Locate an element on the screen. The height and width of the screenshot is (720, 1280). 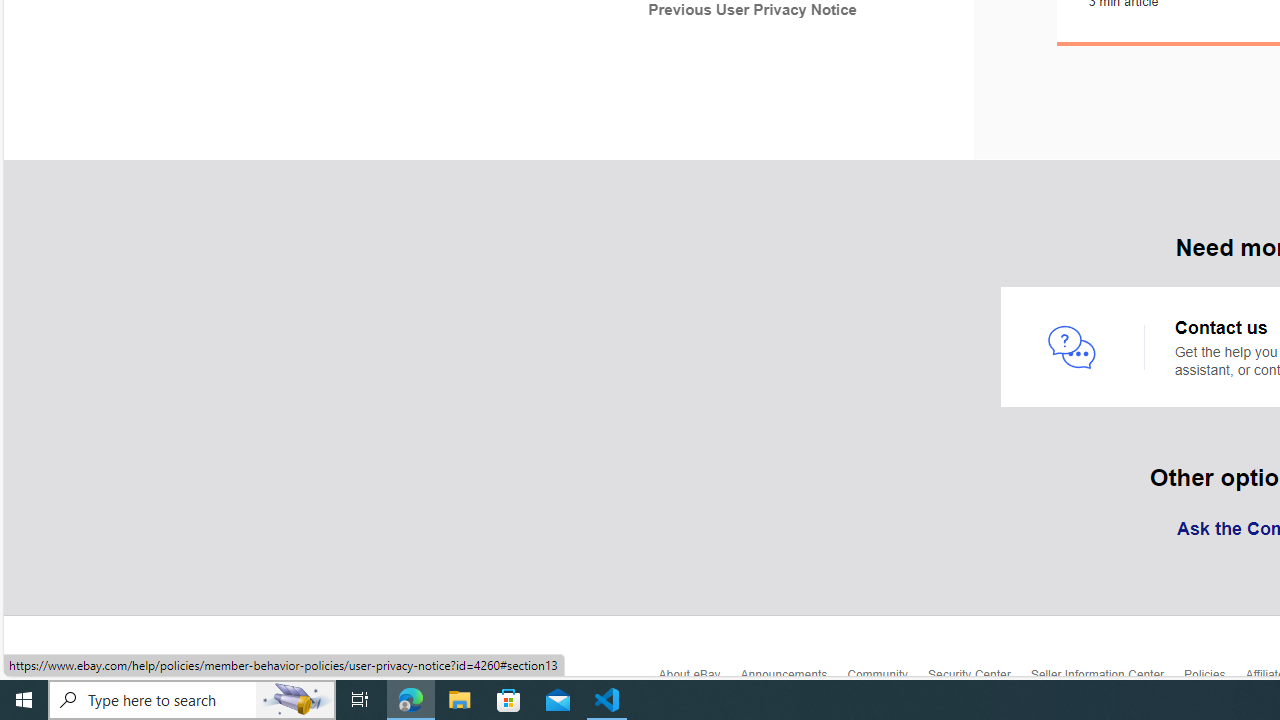
'Security Center' is located at coordinates (978, 678).